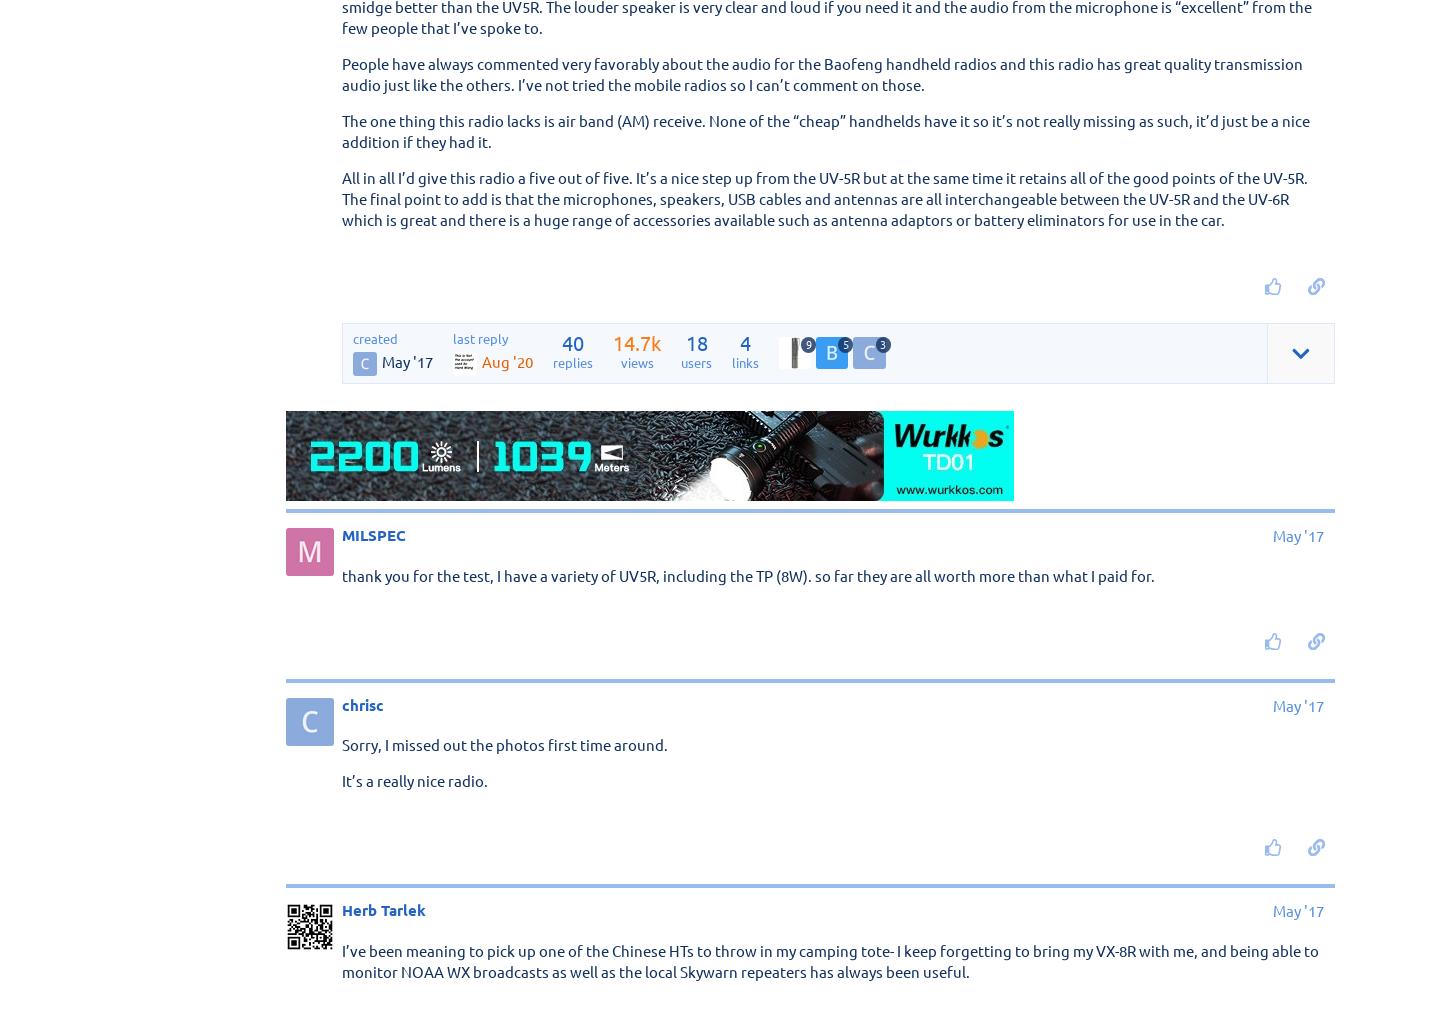  What do you see at coordinates (342, 908) in the screenshot?
I see `'Herb Tarlek'` at bounding box center [342, 908].